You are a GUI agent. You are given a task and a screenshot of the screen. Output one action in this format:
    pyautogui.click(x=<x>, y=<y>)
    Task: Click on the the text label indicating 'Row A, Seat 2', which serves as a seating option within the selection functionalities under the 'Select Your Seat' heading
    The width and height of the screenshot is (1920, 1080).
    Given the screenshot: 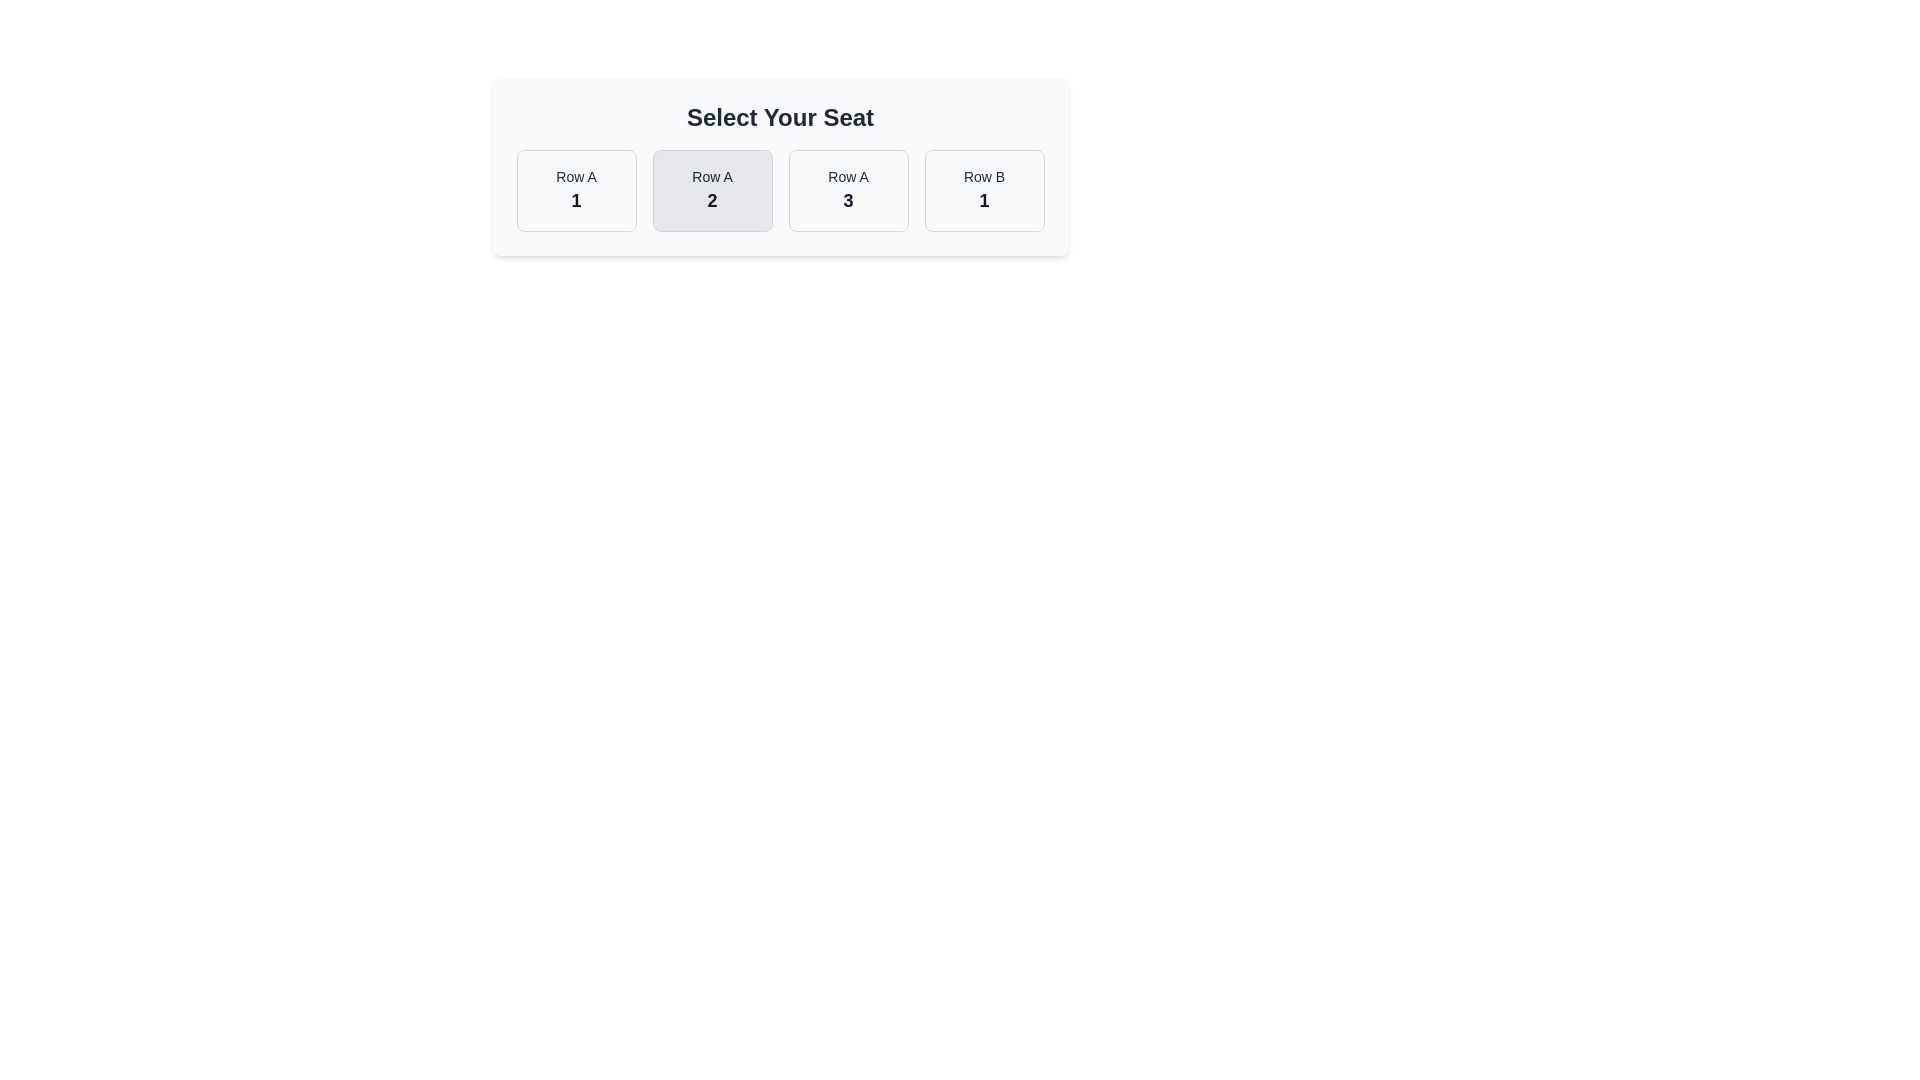 What is the action you would take?
    pyautogui.click(x=712, y=200)
    